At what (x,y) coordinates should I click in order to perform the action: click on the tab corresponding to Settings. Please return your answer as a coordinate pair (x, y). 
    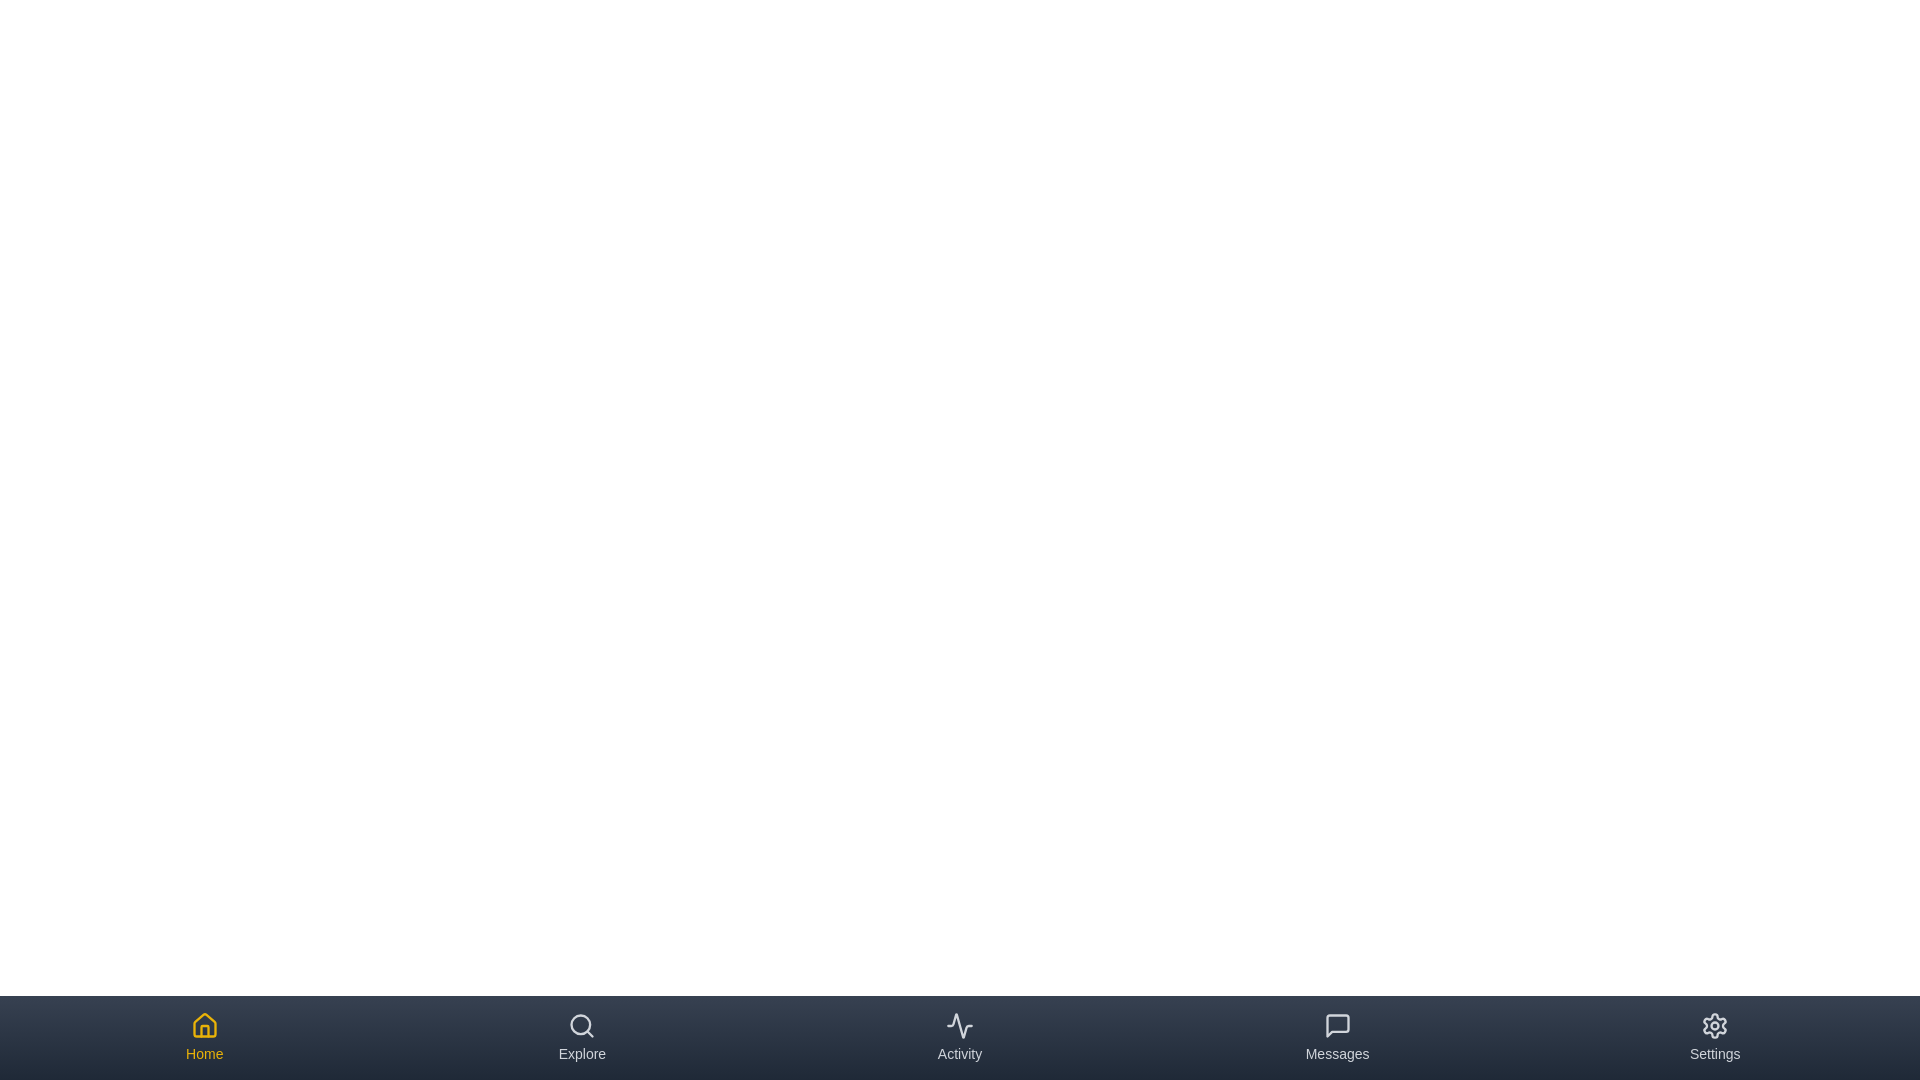
    Looking at the image, I should click on (1713, 1036).